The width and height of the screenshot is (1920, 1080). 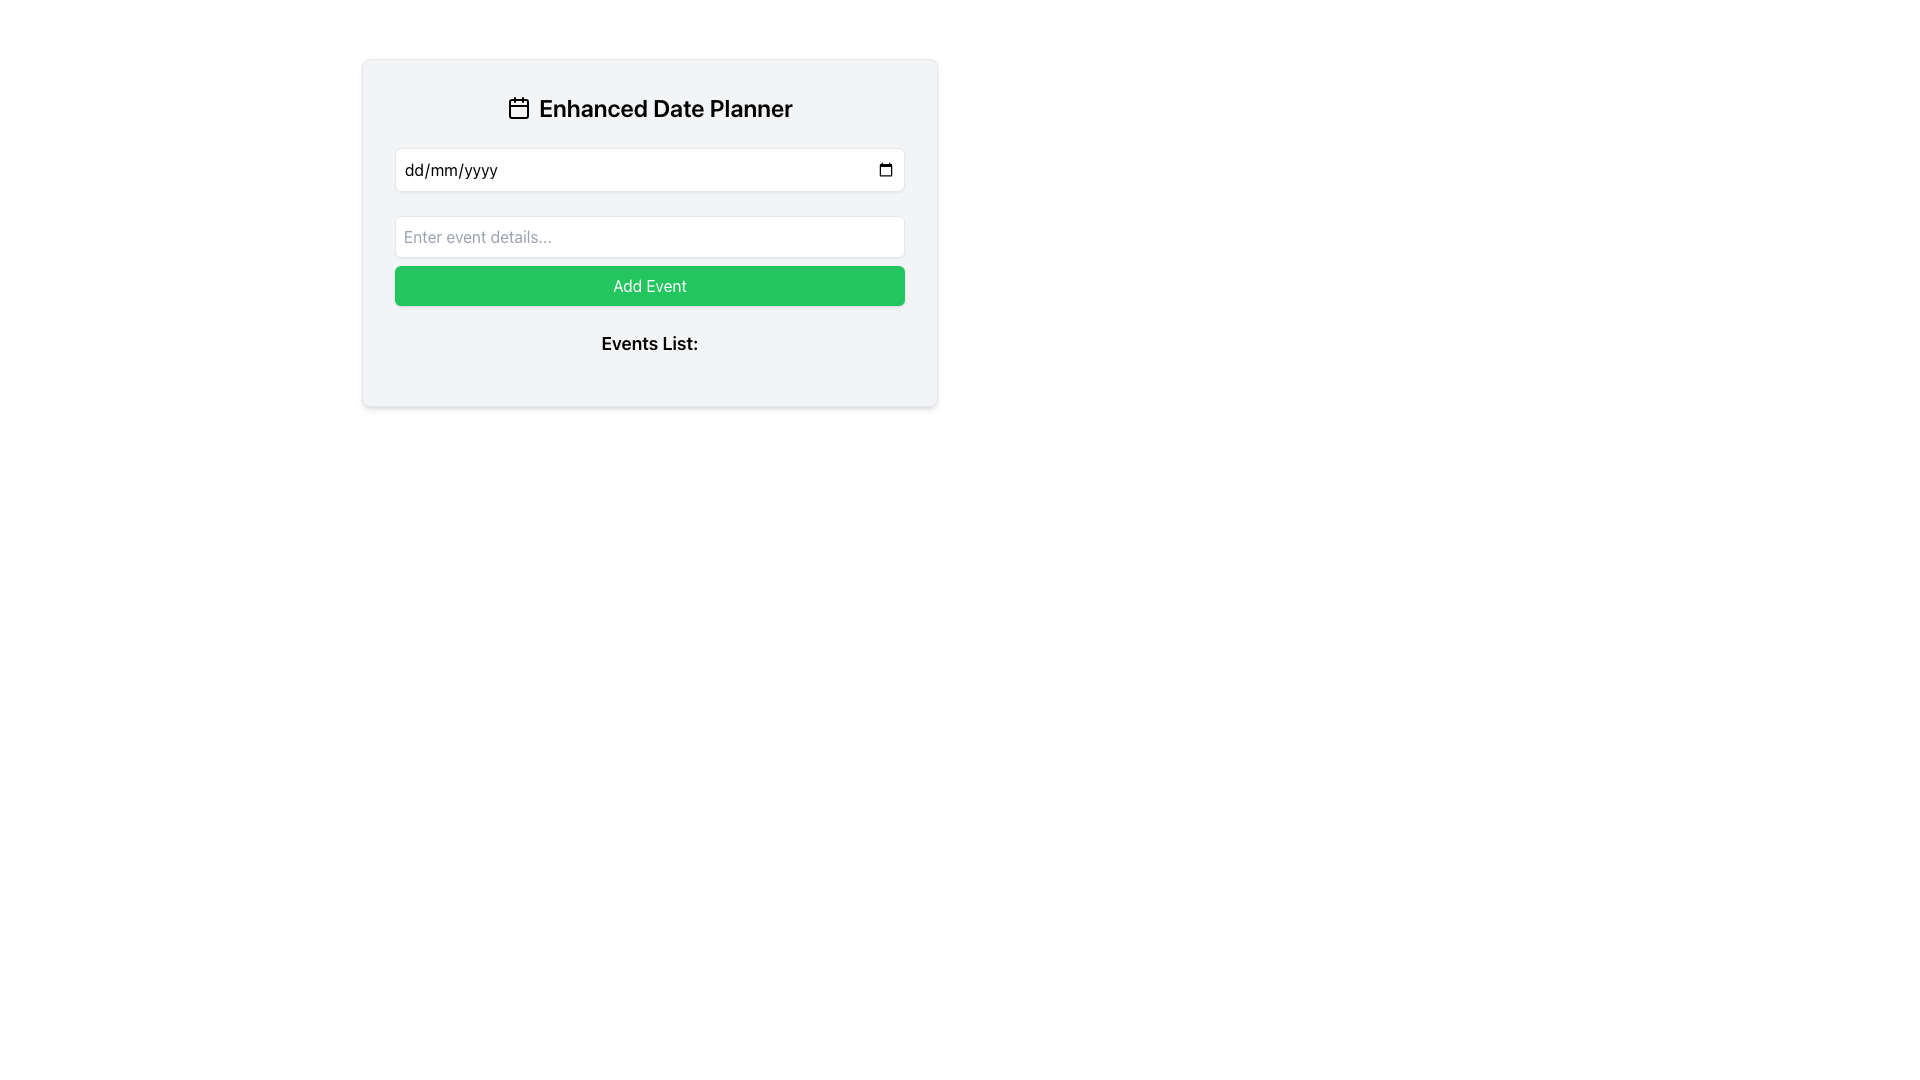 What do you see at coordinates (649, 285) in the screenshot?
I see `the 'Add Event' button located below the 'Enter event details...' input field` at bounding box center [649, 285].